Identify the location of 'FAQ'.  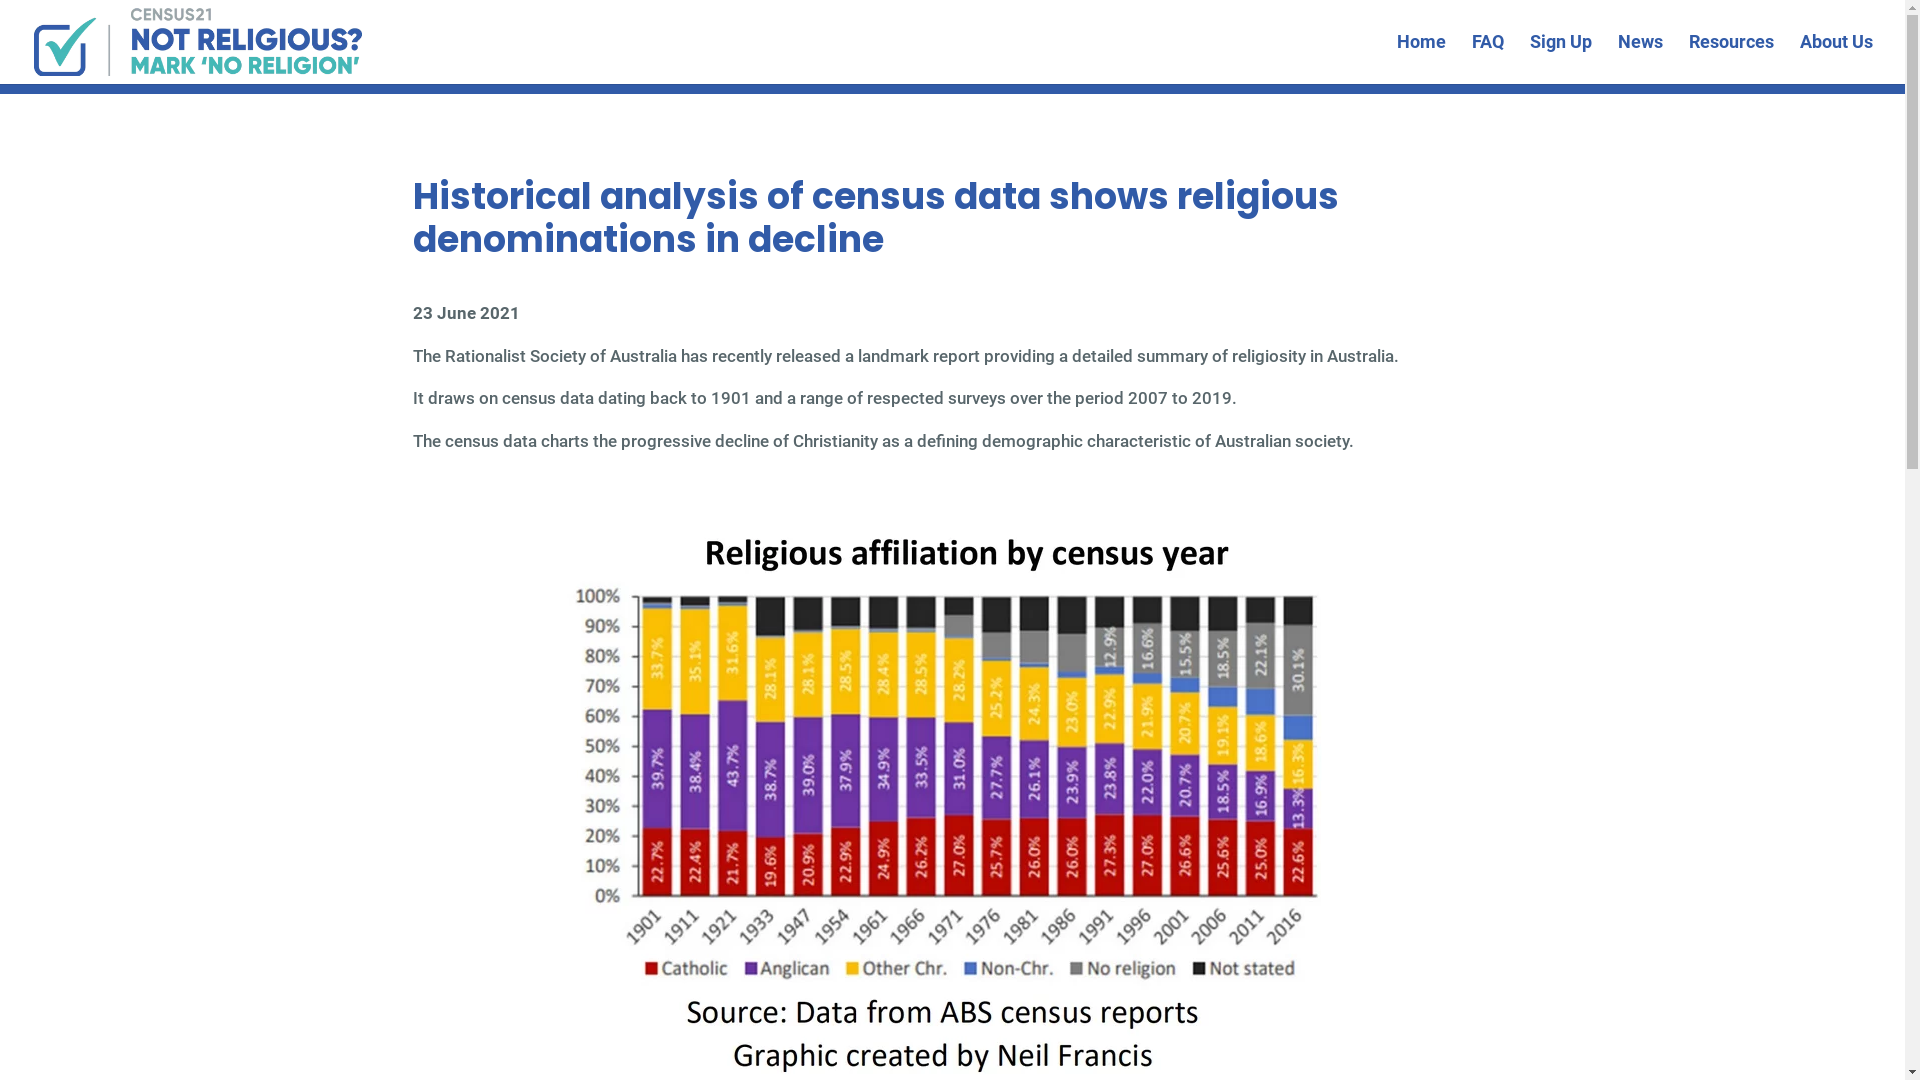
(1488, 58).